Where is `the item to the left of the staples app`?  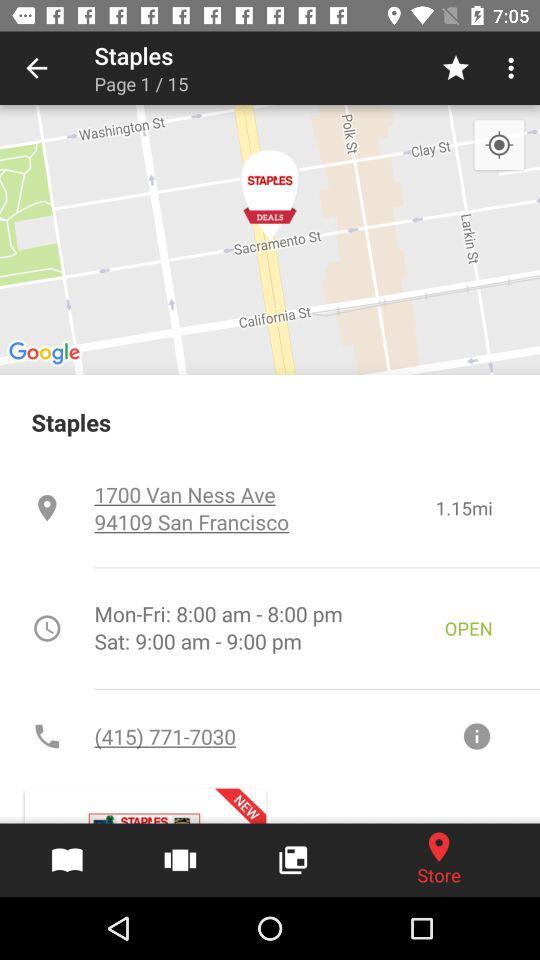
the item to the left of the staples app is located at coordinates (36, 68).